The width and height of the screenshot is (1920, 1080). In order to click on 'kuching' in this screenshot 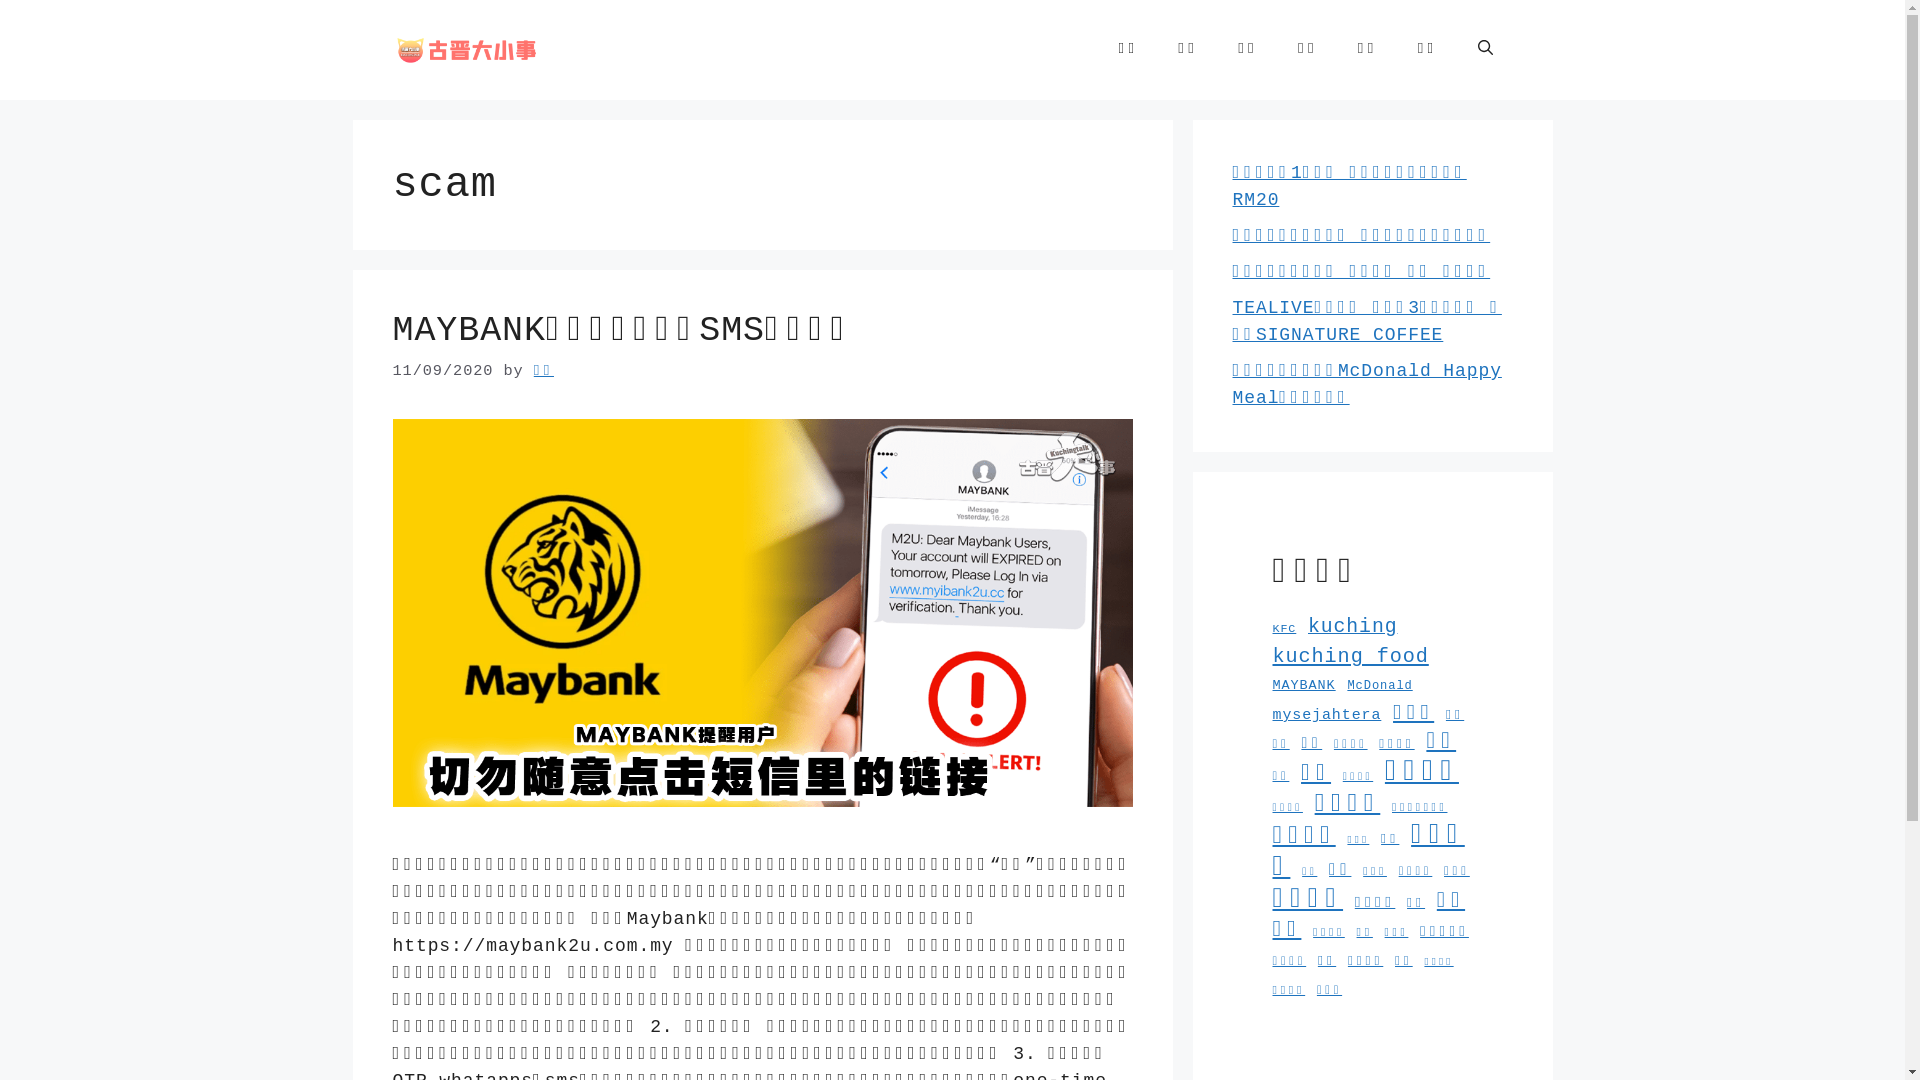, I will do `click(1352, 626)`.